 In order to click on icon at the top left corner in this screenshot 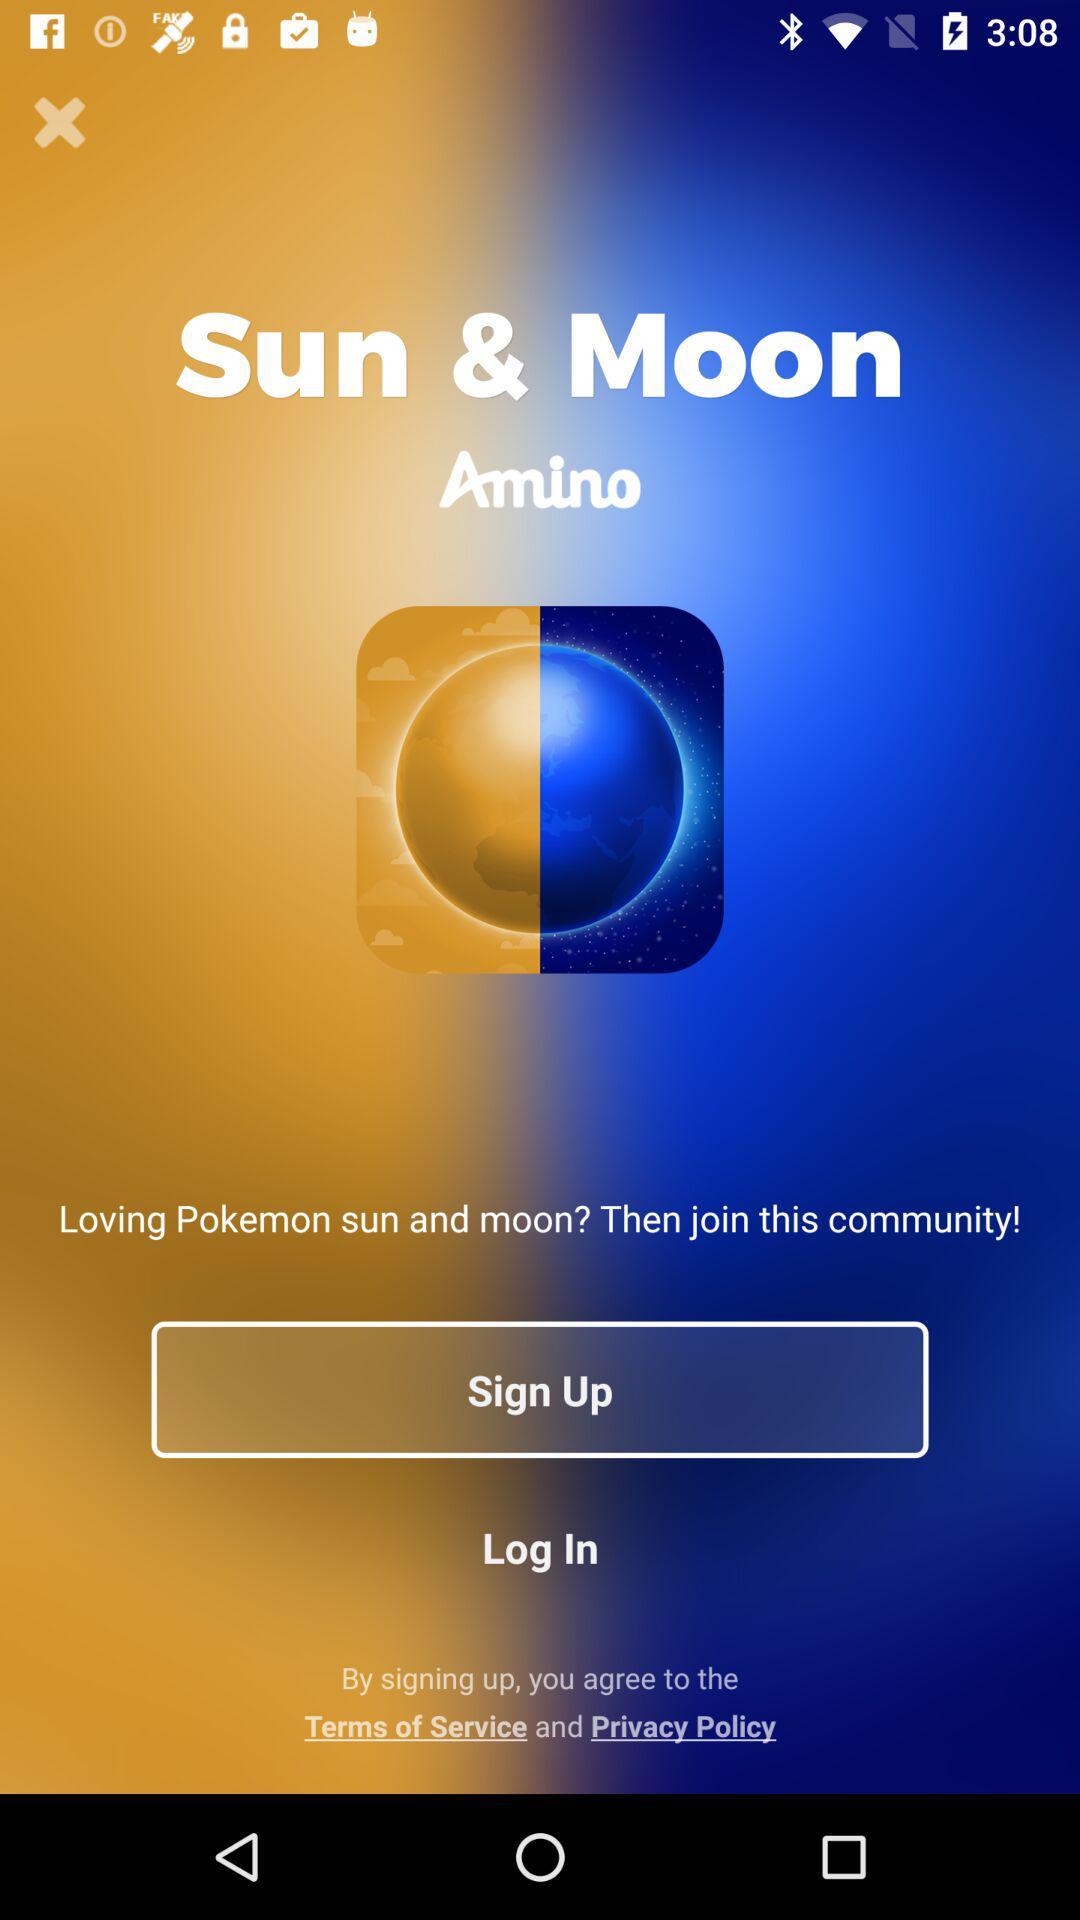, I will do `click(59, 122)`.